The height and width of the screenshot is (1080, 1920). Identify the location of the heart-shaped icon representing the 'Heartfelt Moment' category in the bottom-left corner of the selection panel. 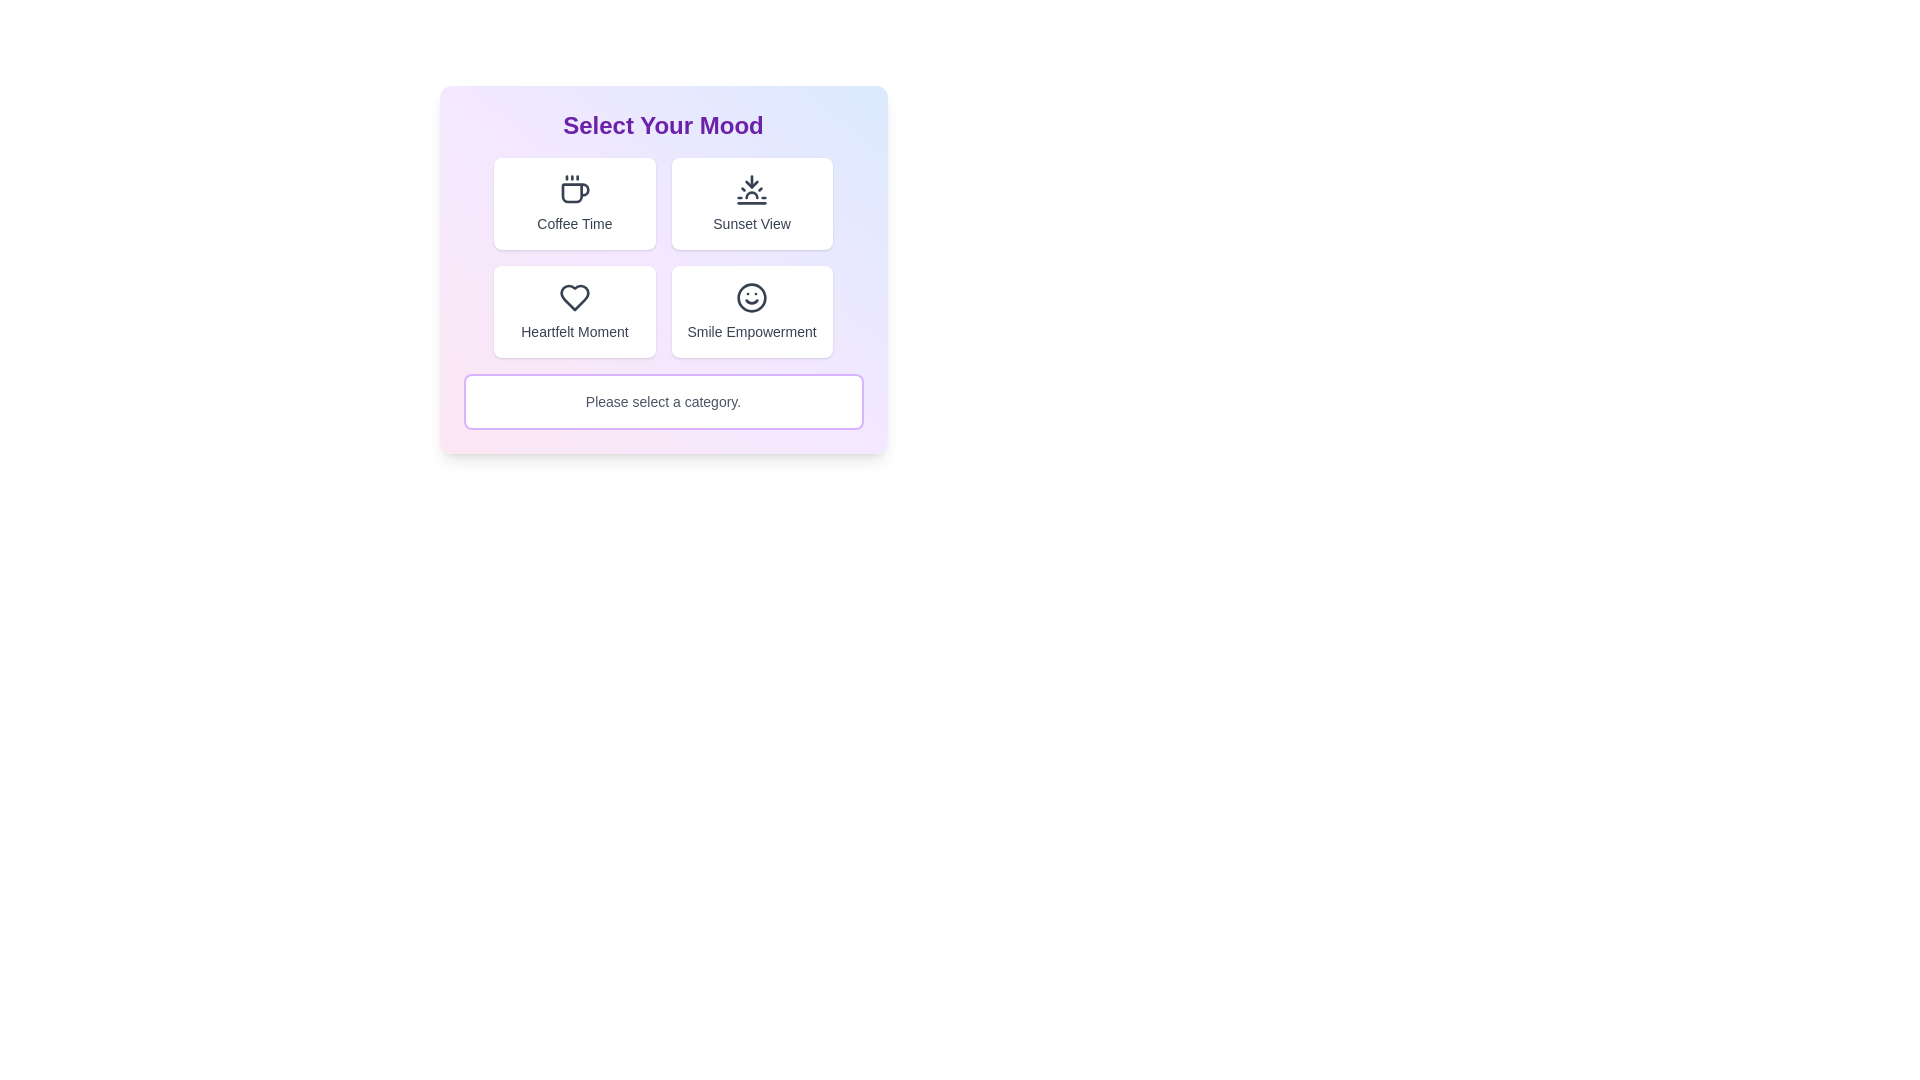
(573, 297).